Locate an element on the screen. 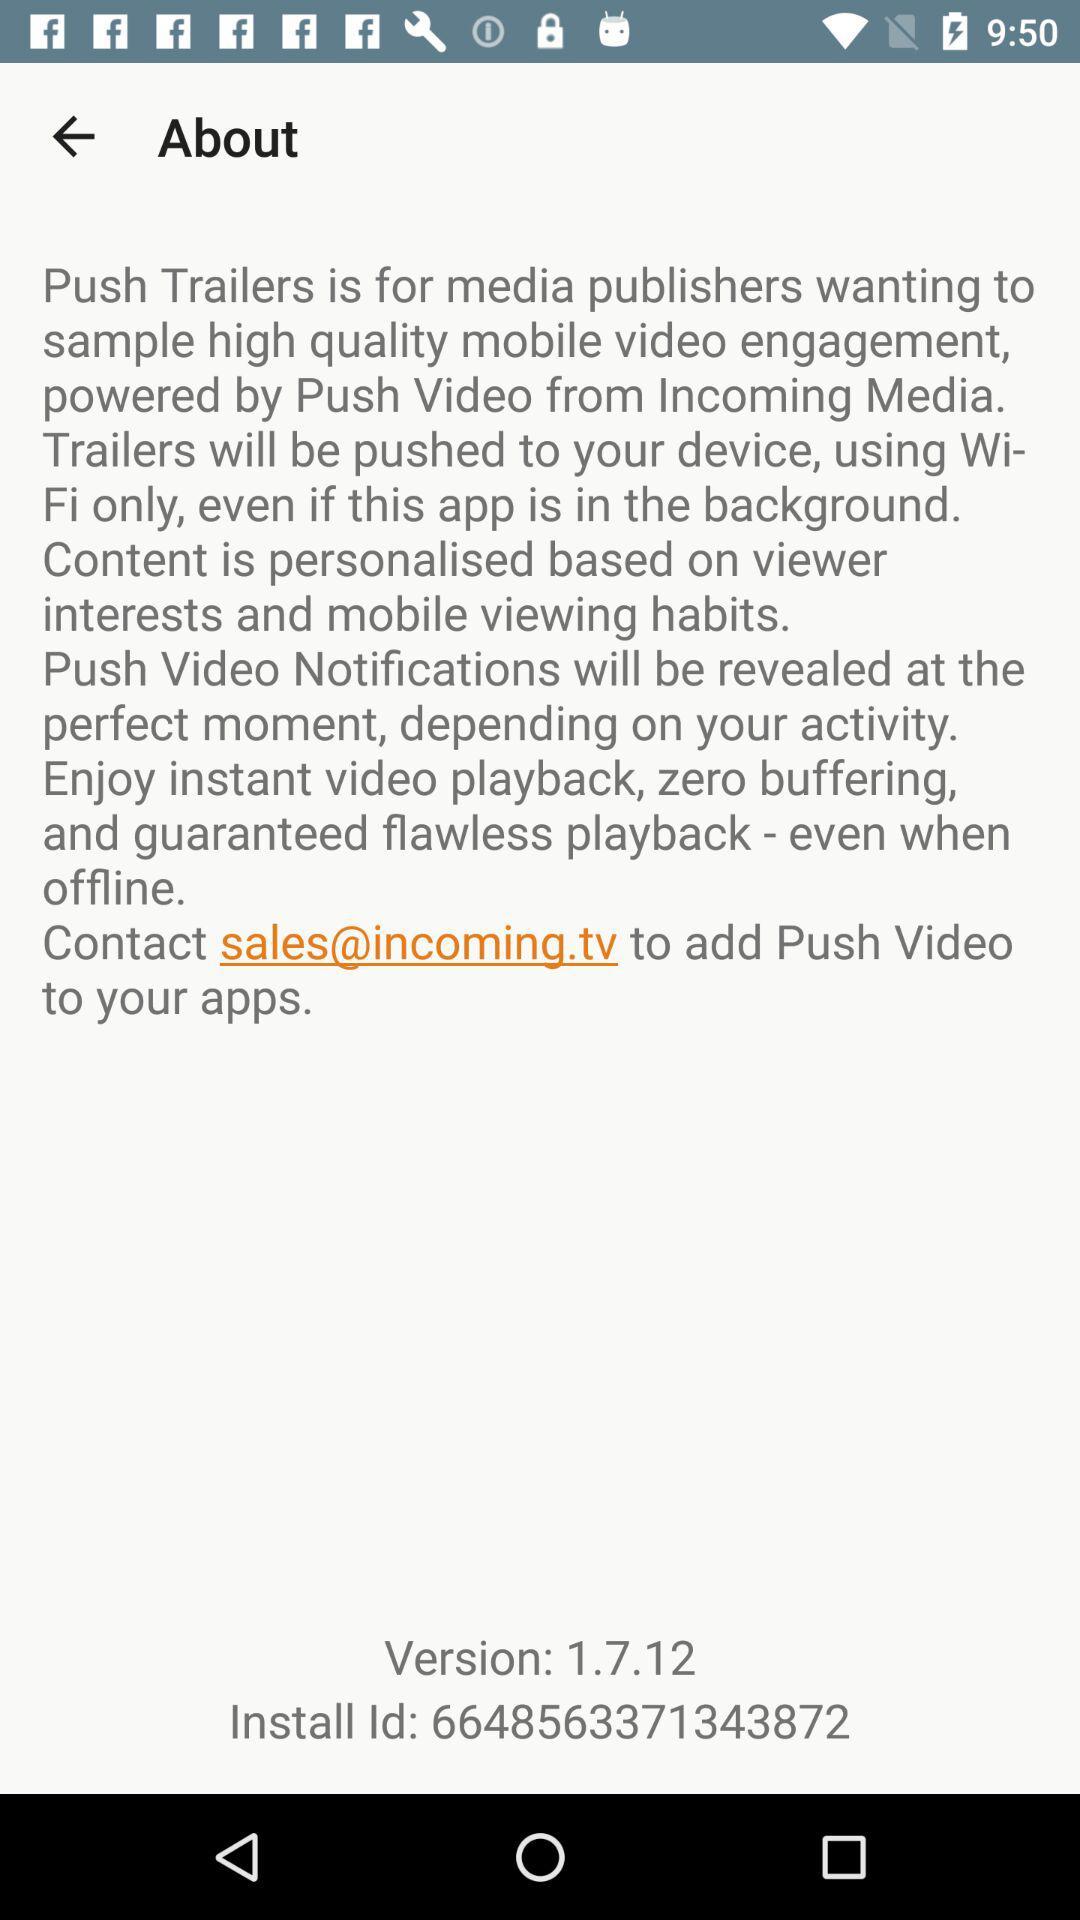  the icon above the push trailers is icon is located at coordinates (72, 135).